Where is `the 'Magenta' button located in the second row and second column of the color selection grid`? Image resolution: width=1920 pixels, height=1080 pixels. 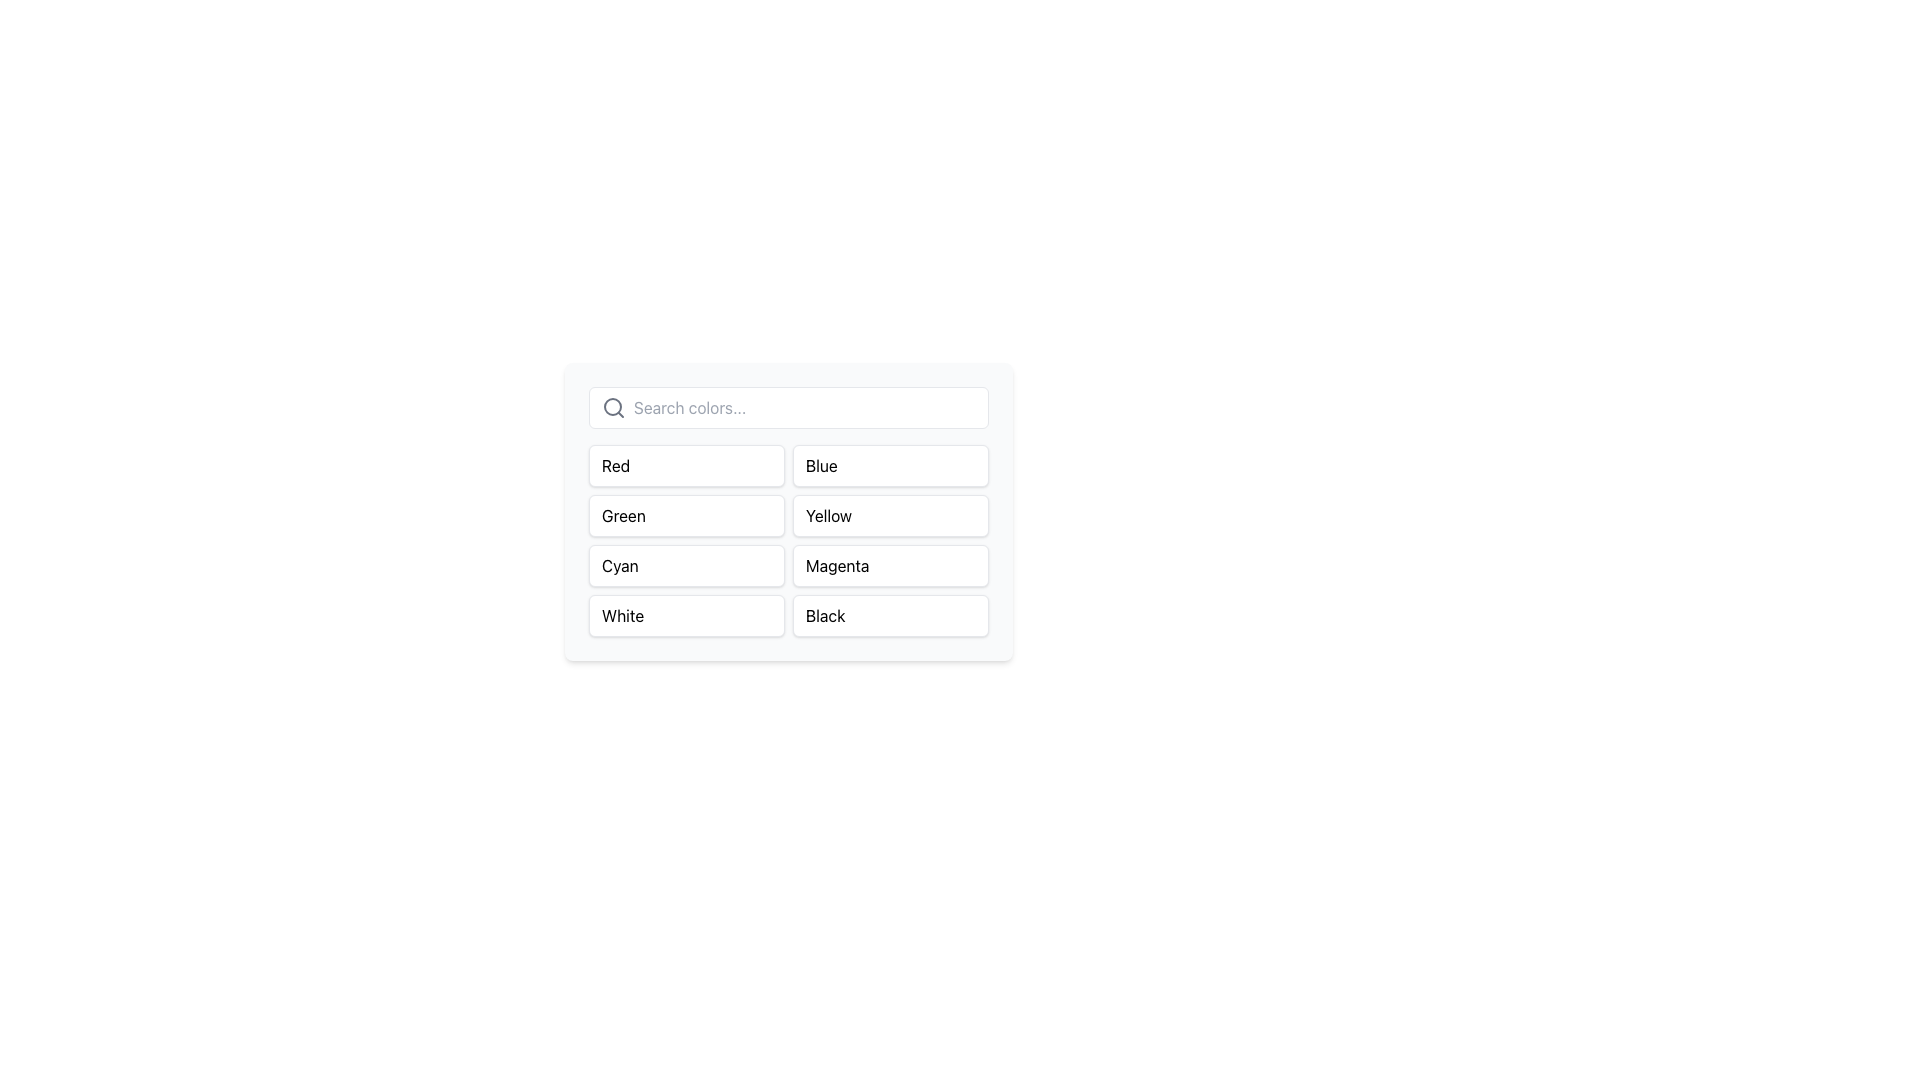 the 'Magenta' button located in the second row and second column of the color selection grid is located at coordinates (890, 566).